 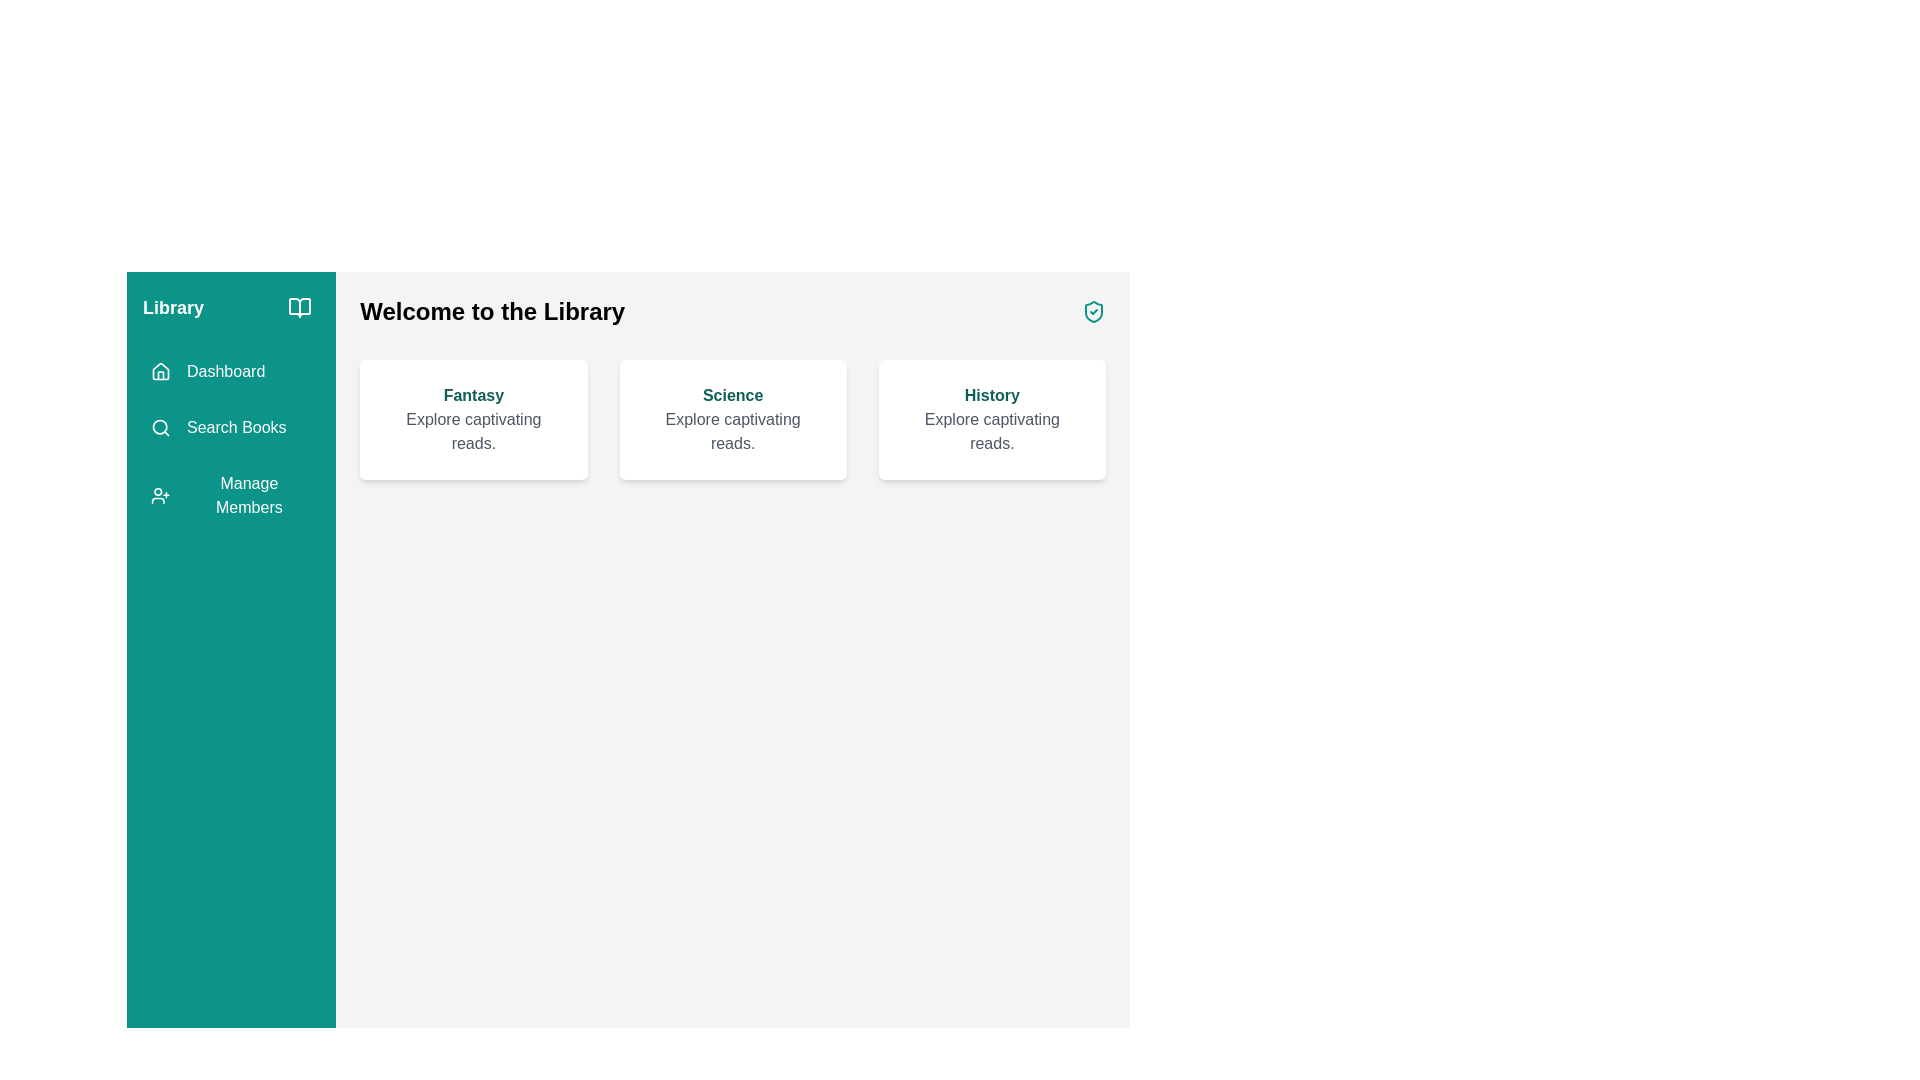 I want to click on the 'Dashboard' text label in the left sidebar navigation, which is displayed in white font on a teal background and is the first item under the 'Library' title, so click(x=226, y=371).